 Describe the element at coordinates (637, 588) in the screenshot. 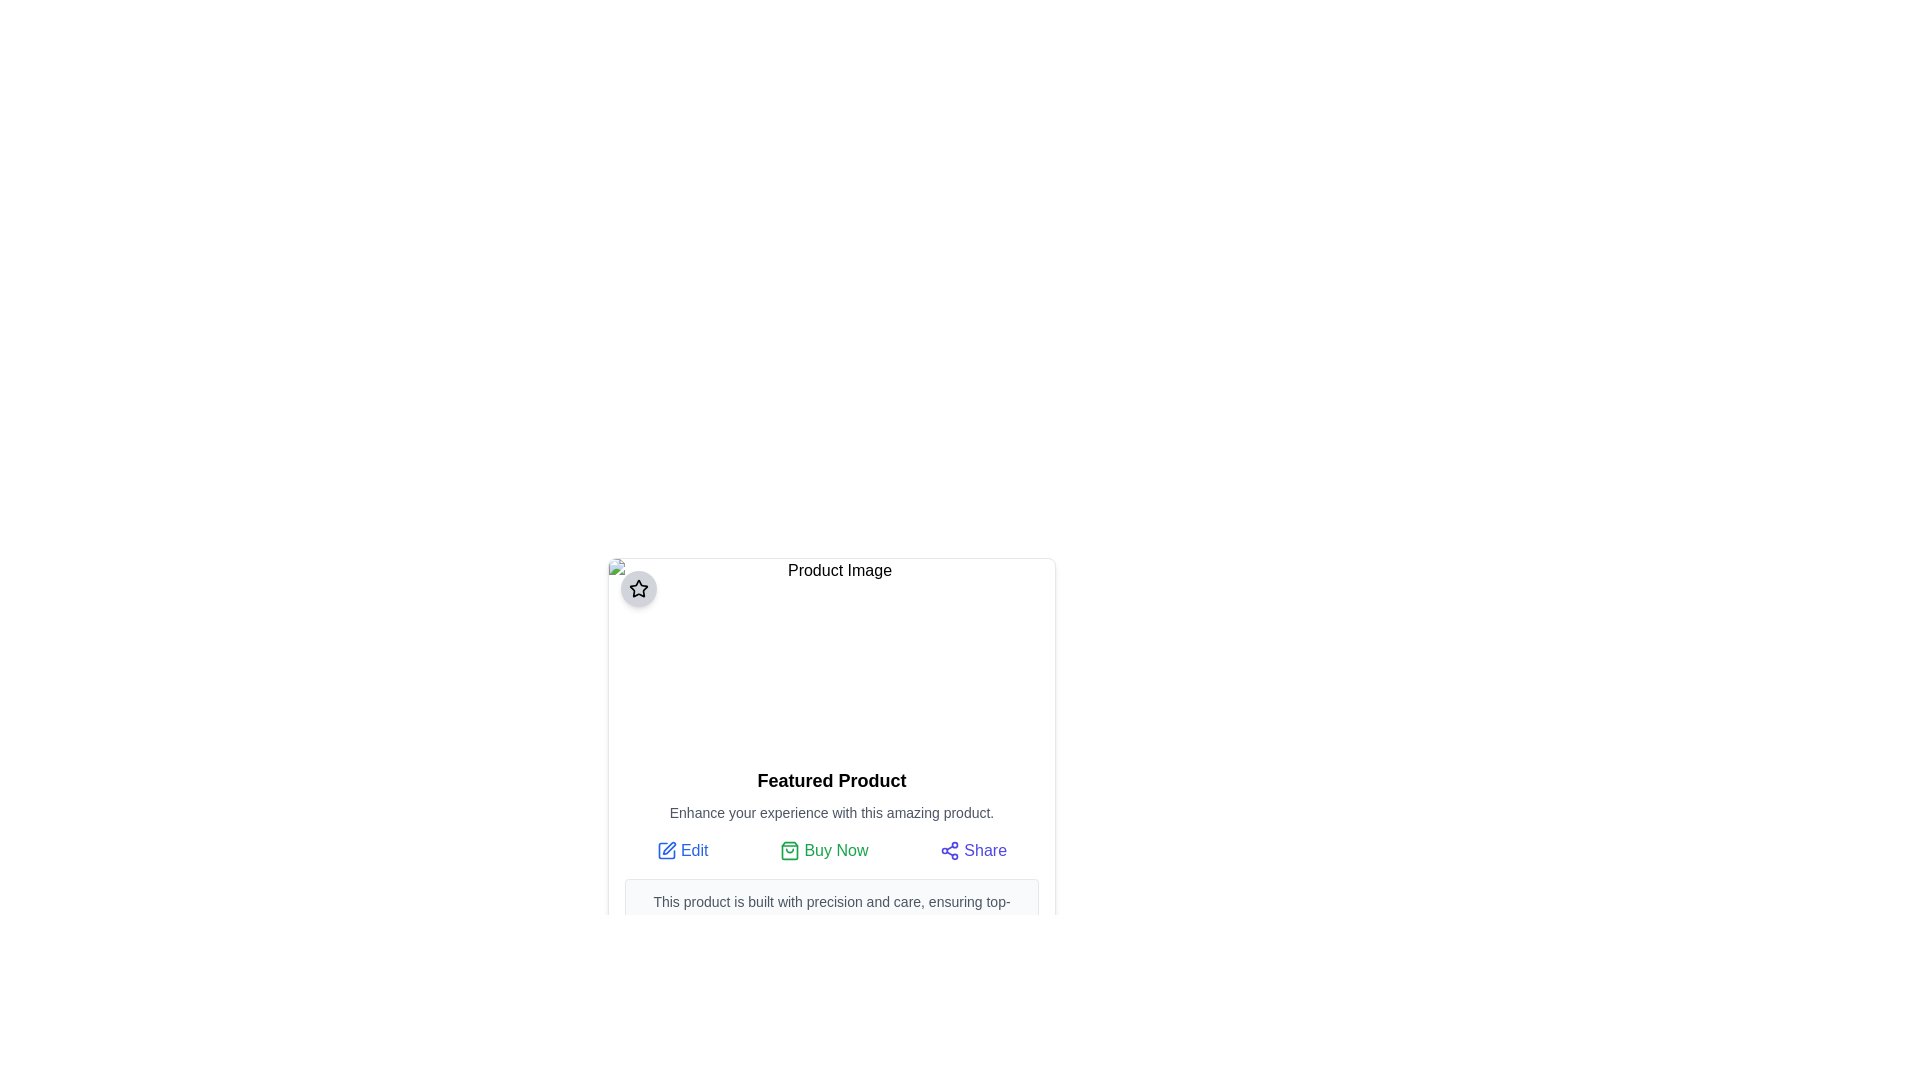

I see `the star icon within the circular button located at the top-left corner of the 'Product Image' card` at that location.